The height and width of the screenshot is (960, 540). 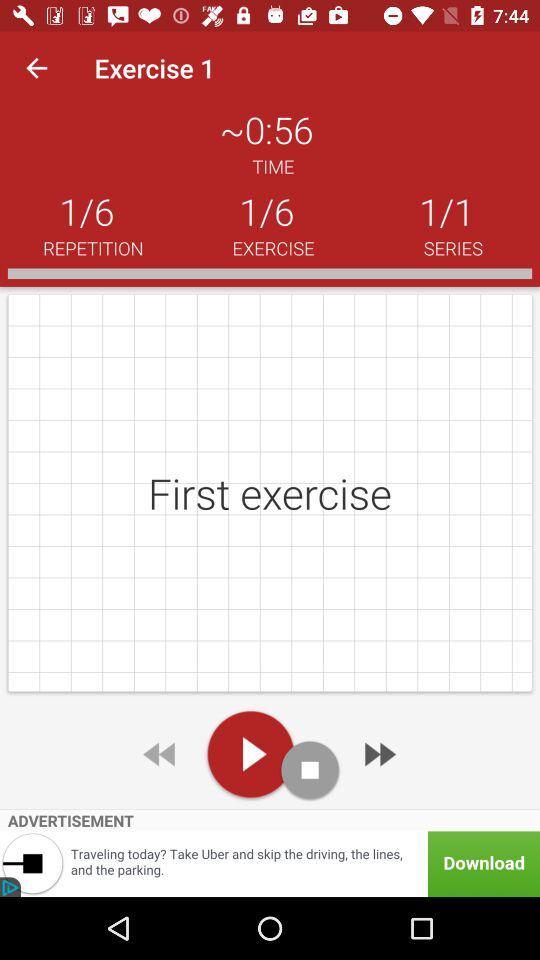 I want to click on starts exercise, so click(x=250, y=753).